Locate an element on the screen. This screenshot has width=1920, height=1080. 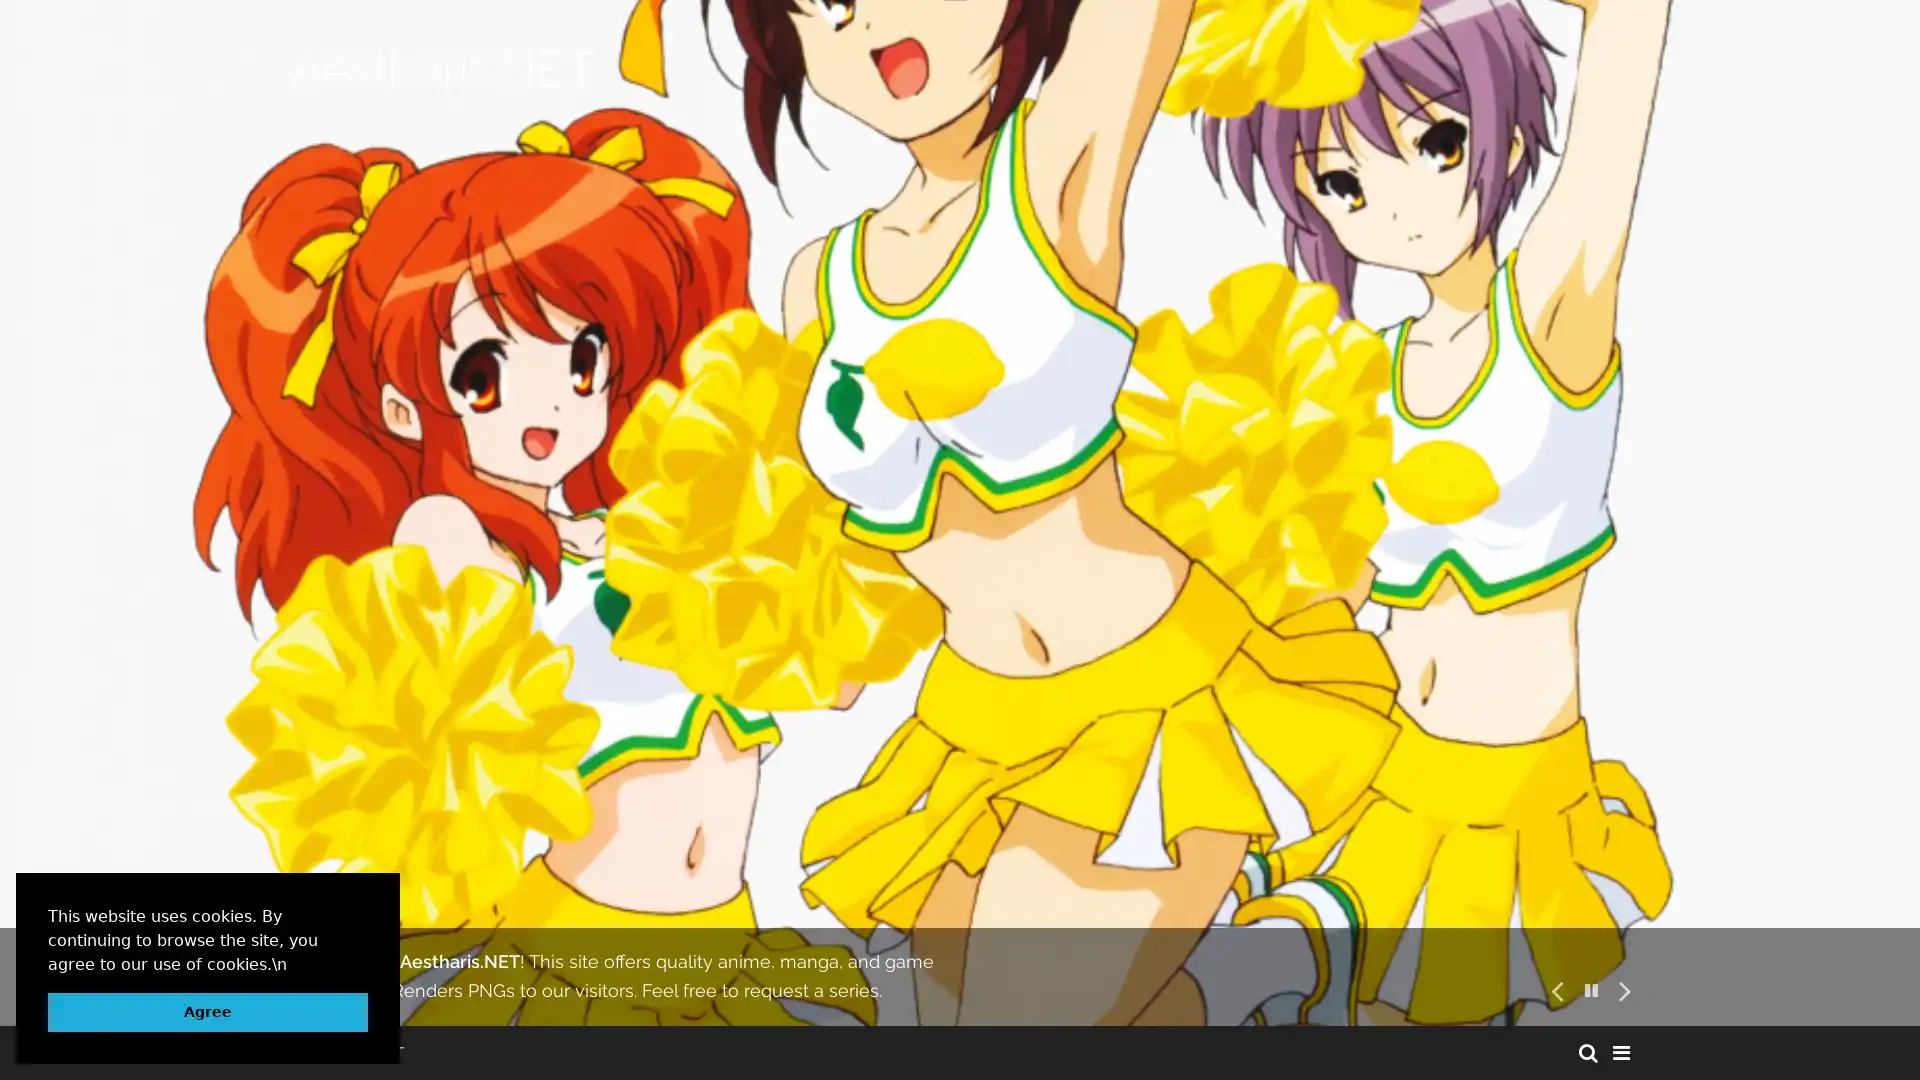
learn more about cookies is located at coordinates (293, 964).